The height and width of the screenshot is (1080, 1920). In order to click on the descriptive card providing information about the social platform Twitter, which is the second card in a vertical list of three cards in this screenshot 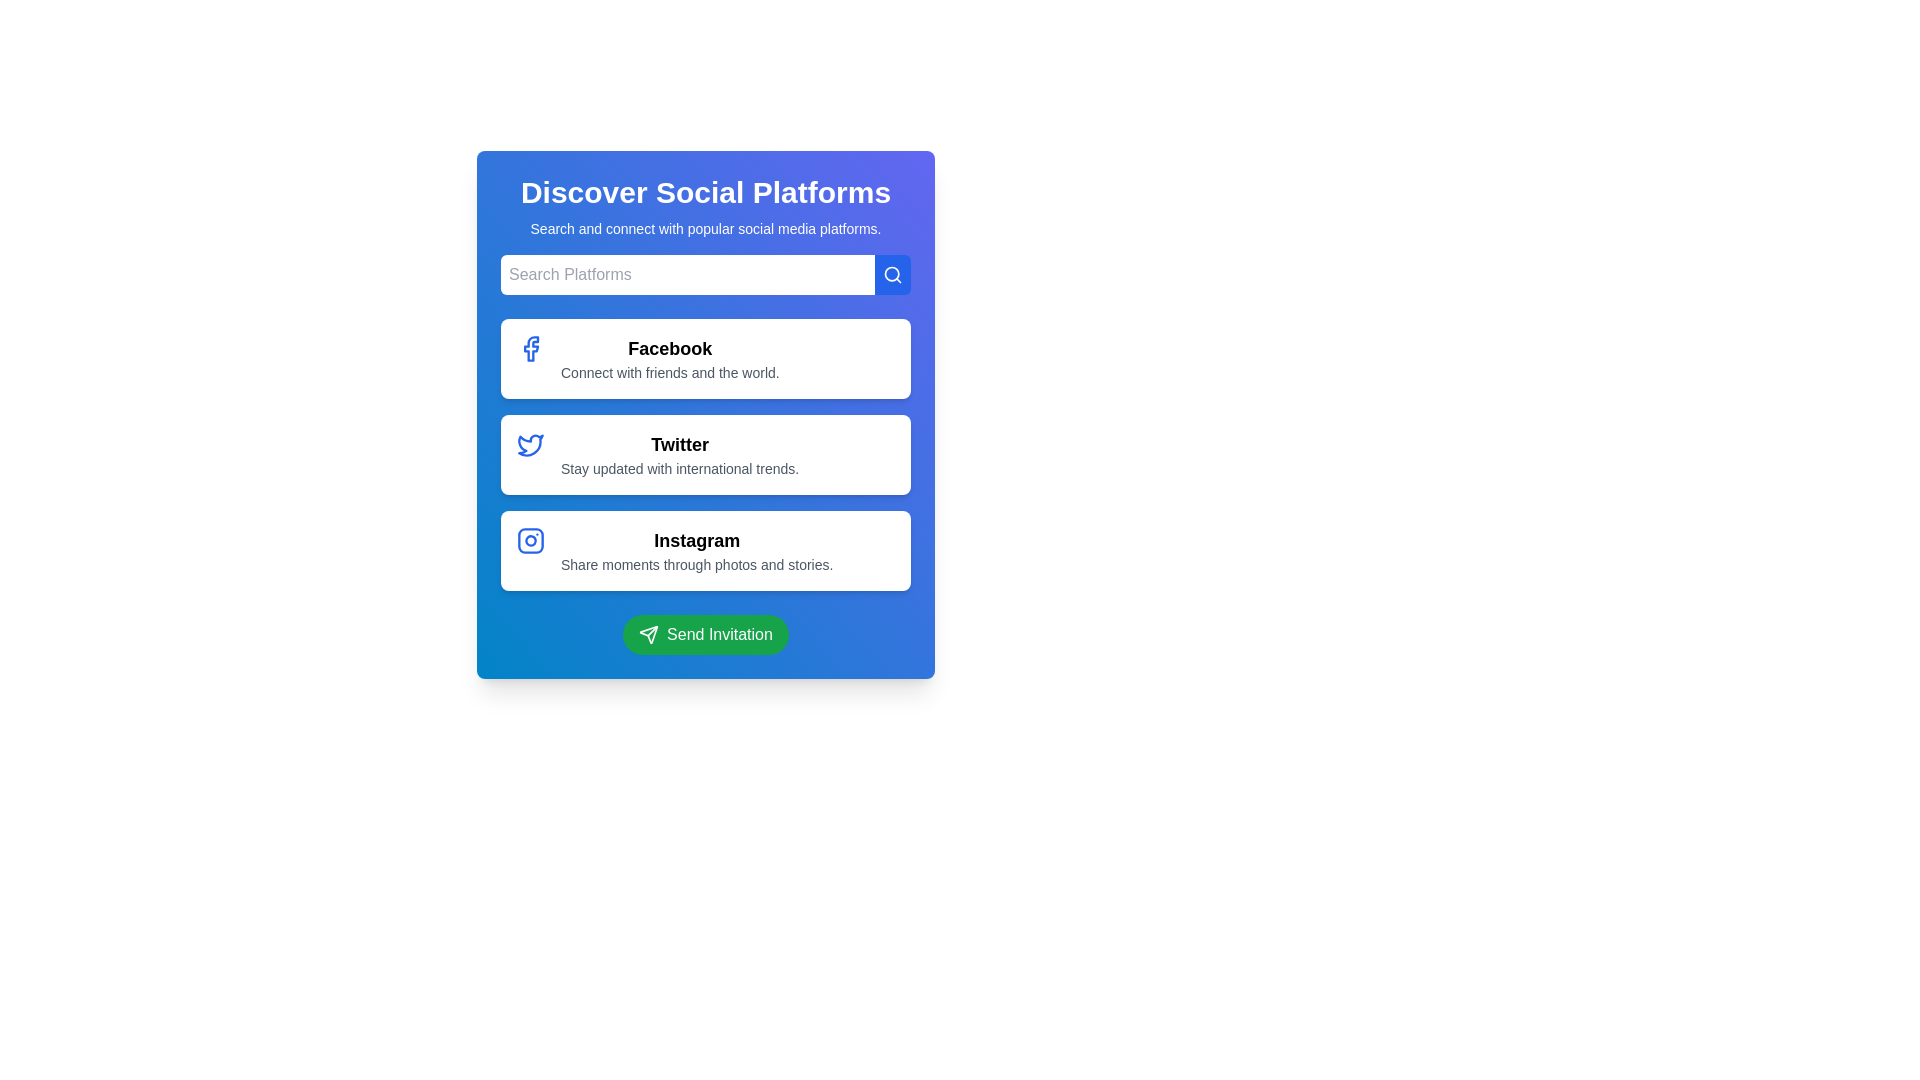, I will do `click(705, 414)`.